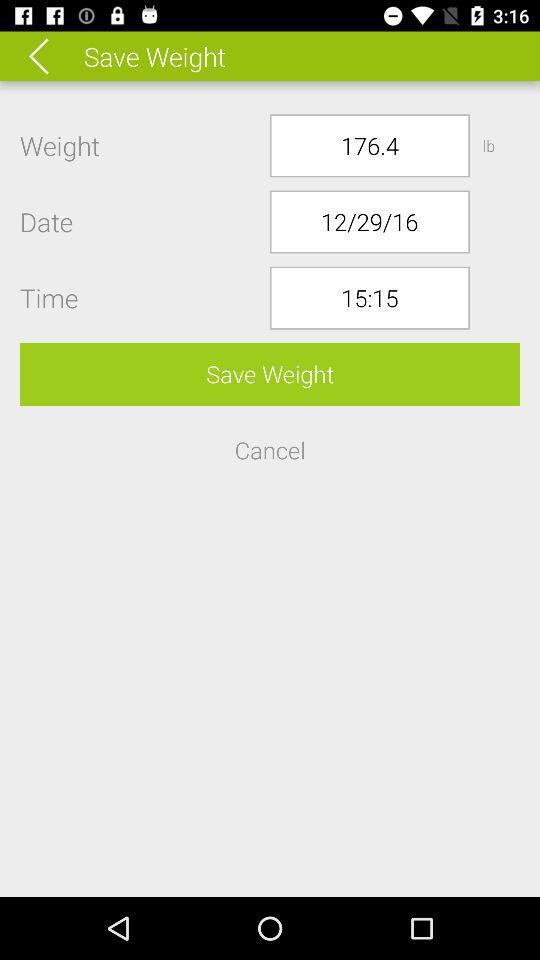  I want to click on icon above 12/29/16 icon, so click(368, 144).